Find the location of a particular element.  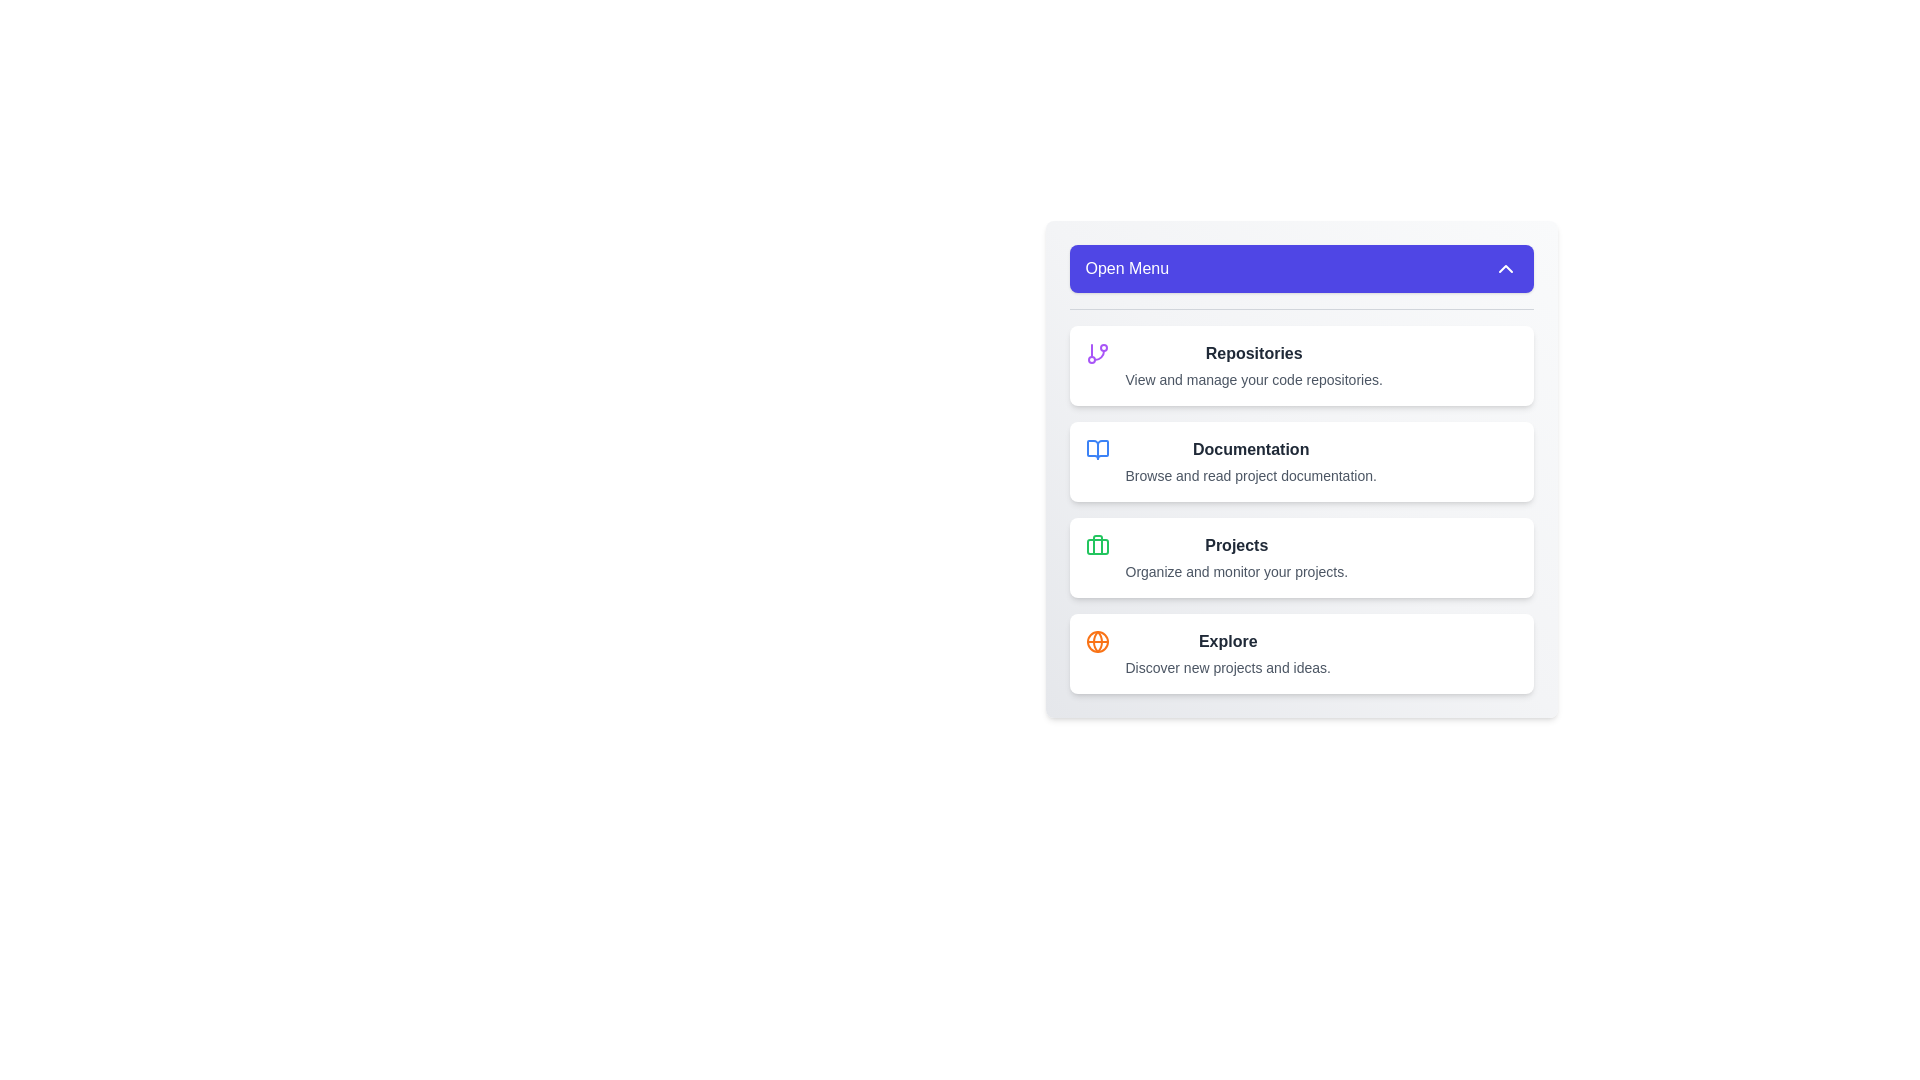

the first clickable card in the vertical list located below the 'Open Menu' header is located at coordinates (1301, 366).